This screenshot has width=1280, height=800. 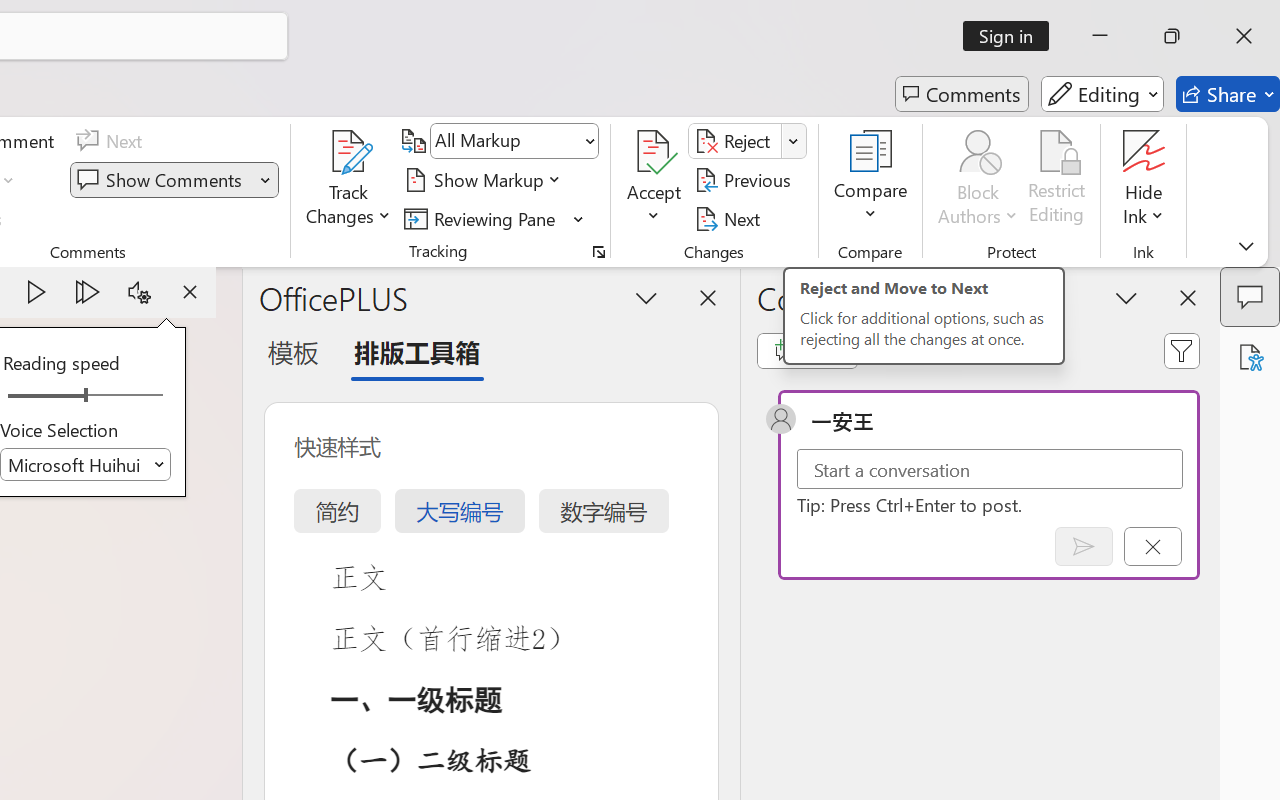 I want to click on 'Track Changes', so click(x=349, y=151).